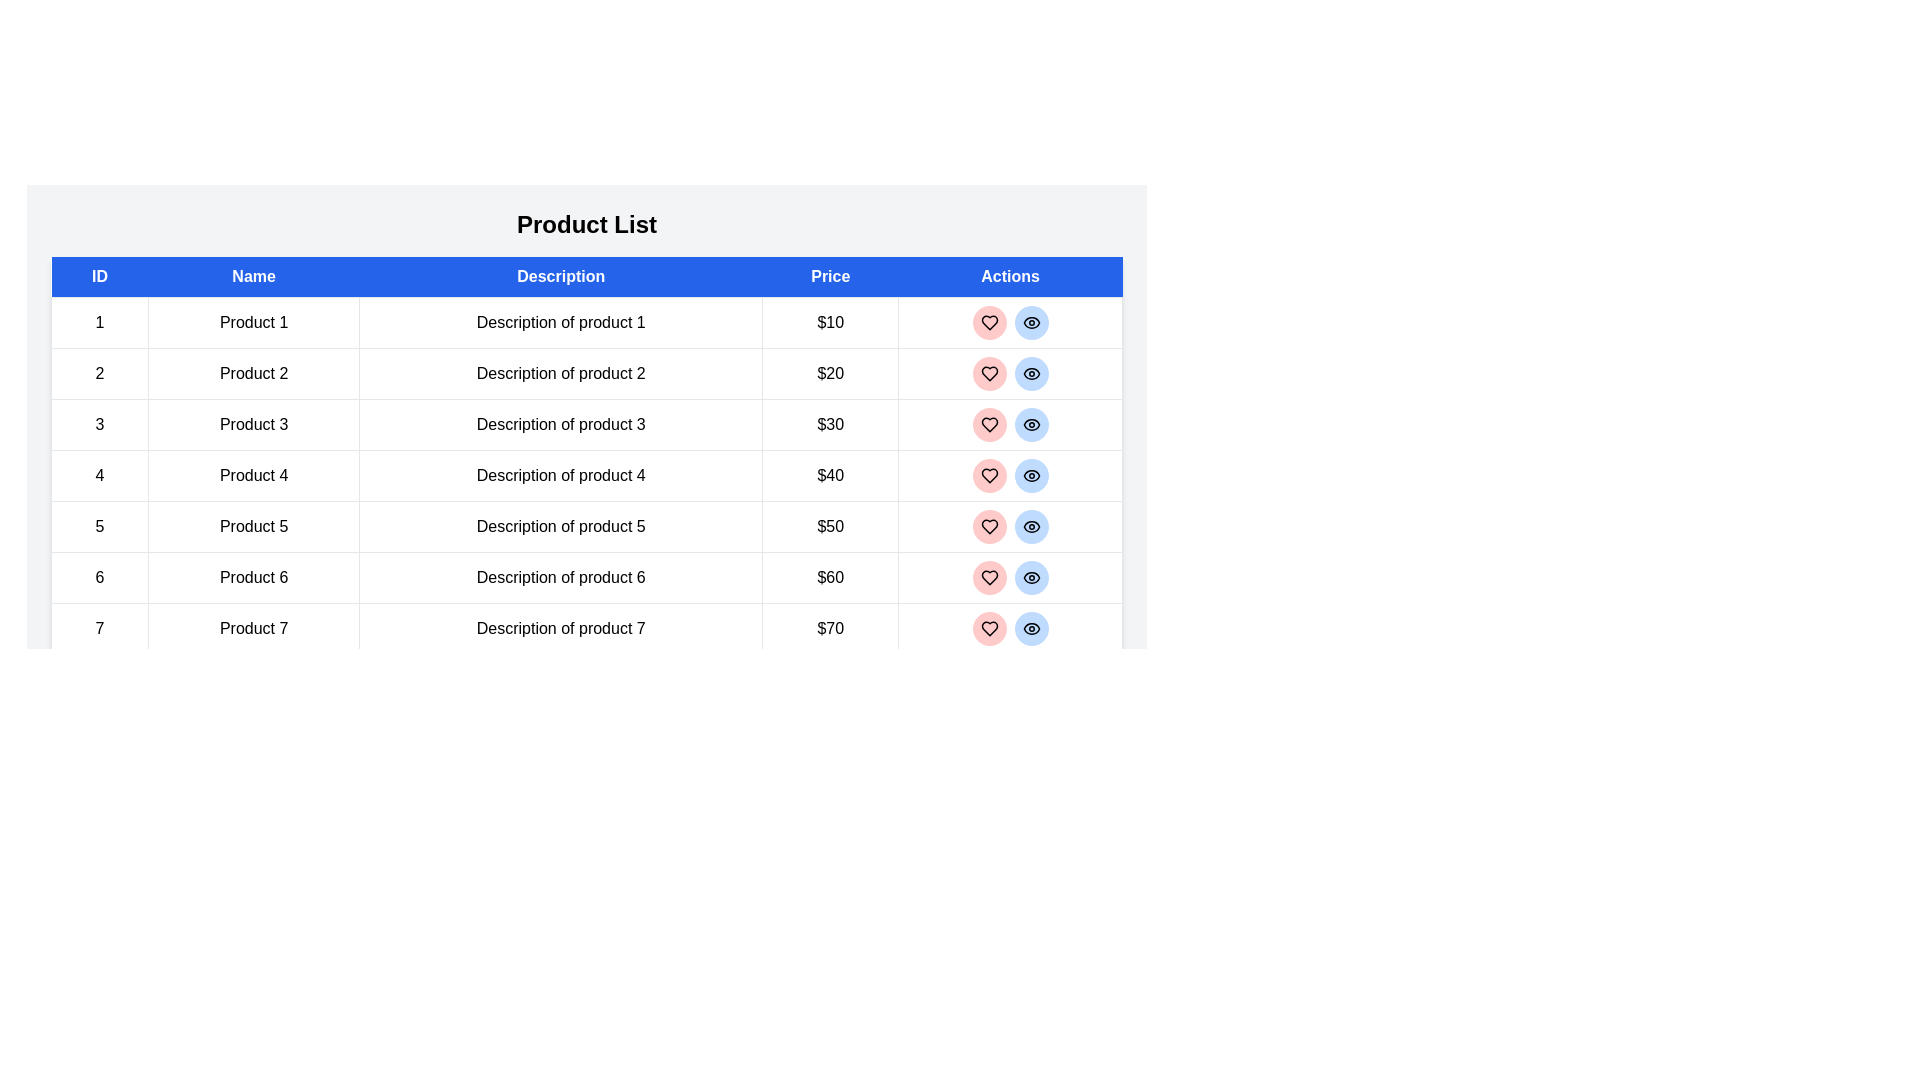  I want to click on the column header Description to sort the table by that column, so click(560, 277).